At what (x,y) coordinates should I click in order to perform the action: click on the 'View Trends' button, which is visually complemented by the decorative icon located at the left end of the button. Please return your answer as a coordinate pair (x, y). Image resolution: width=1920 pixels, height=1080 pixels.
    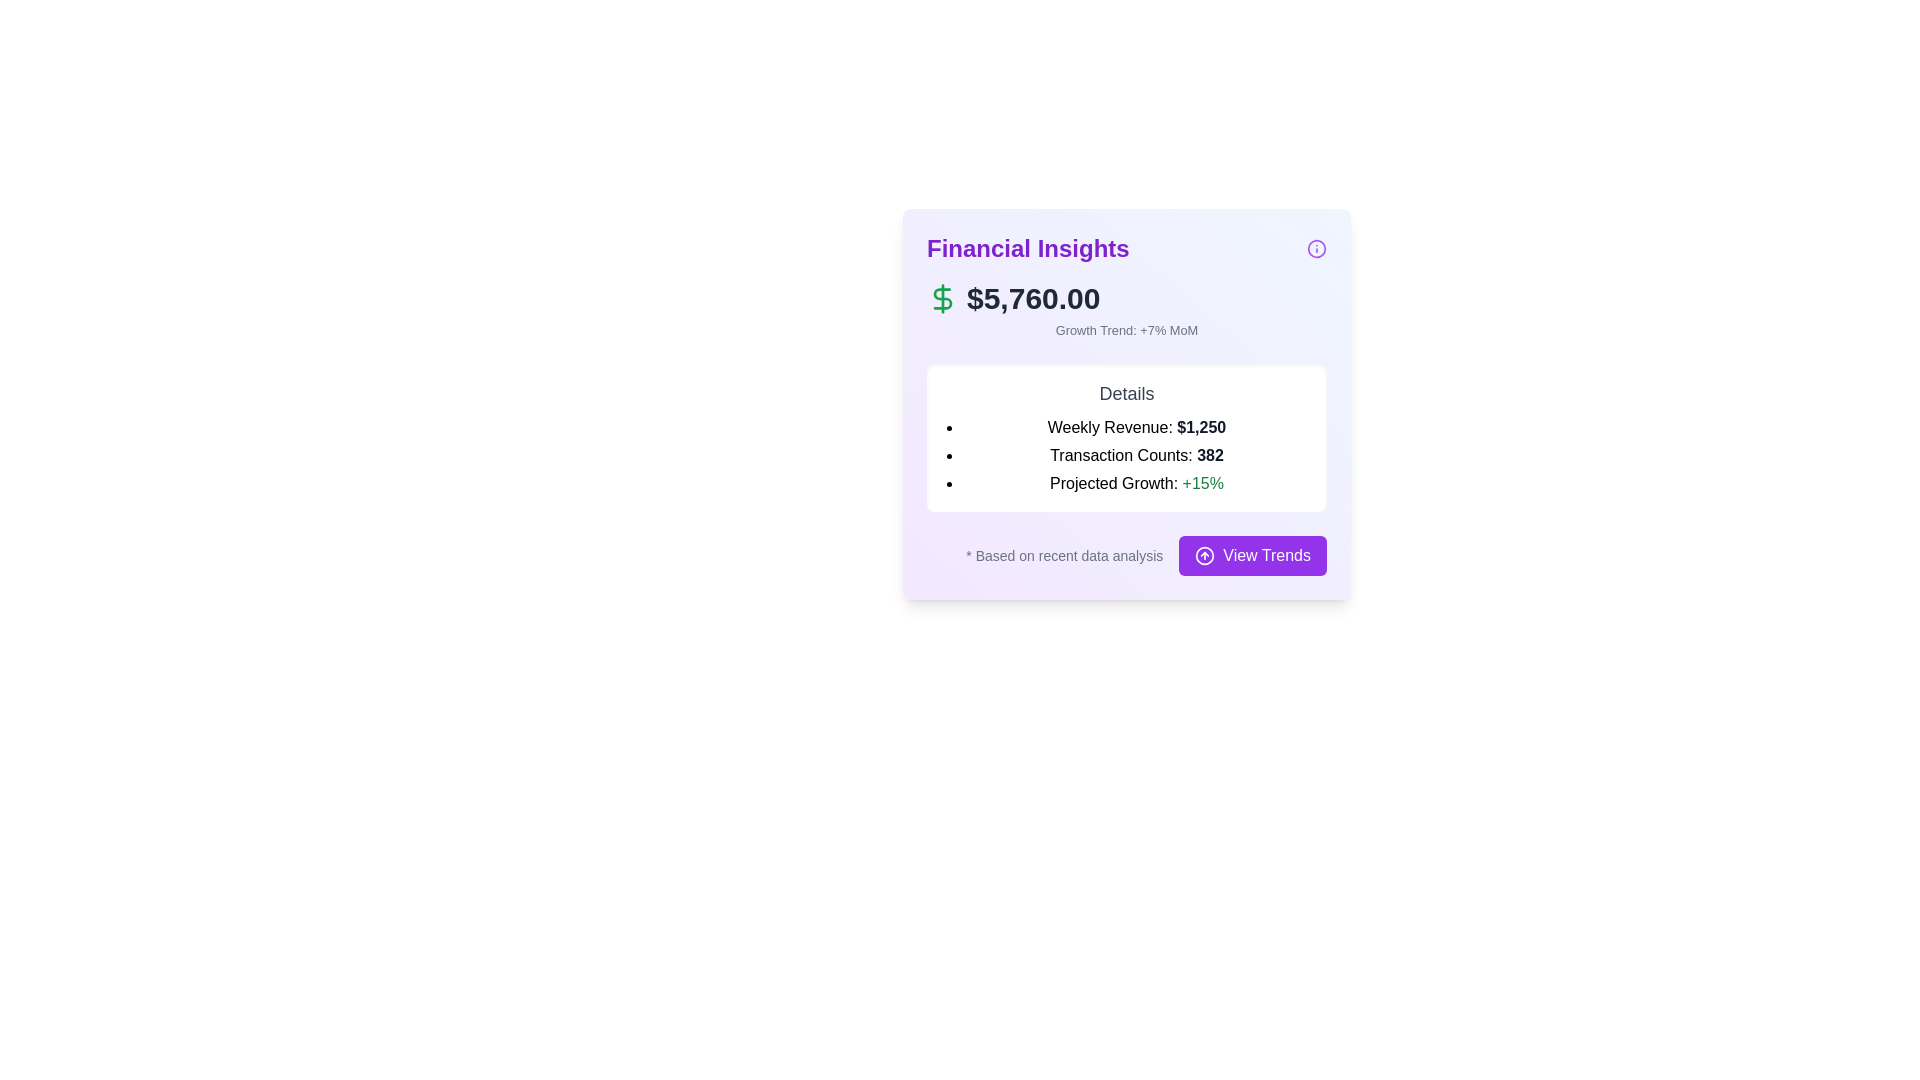
    Looking at the image, I should click on (1204, 556).